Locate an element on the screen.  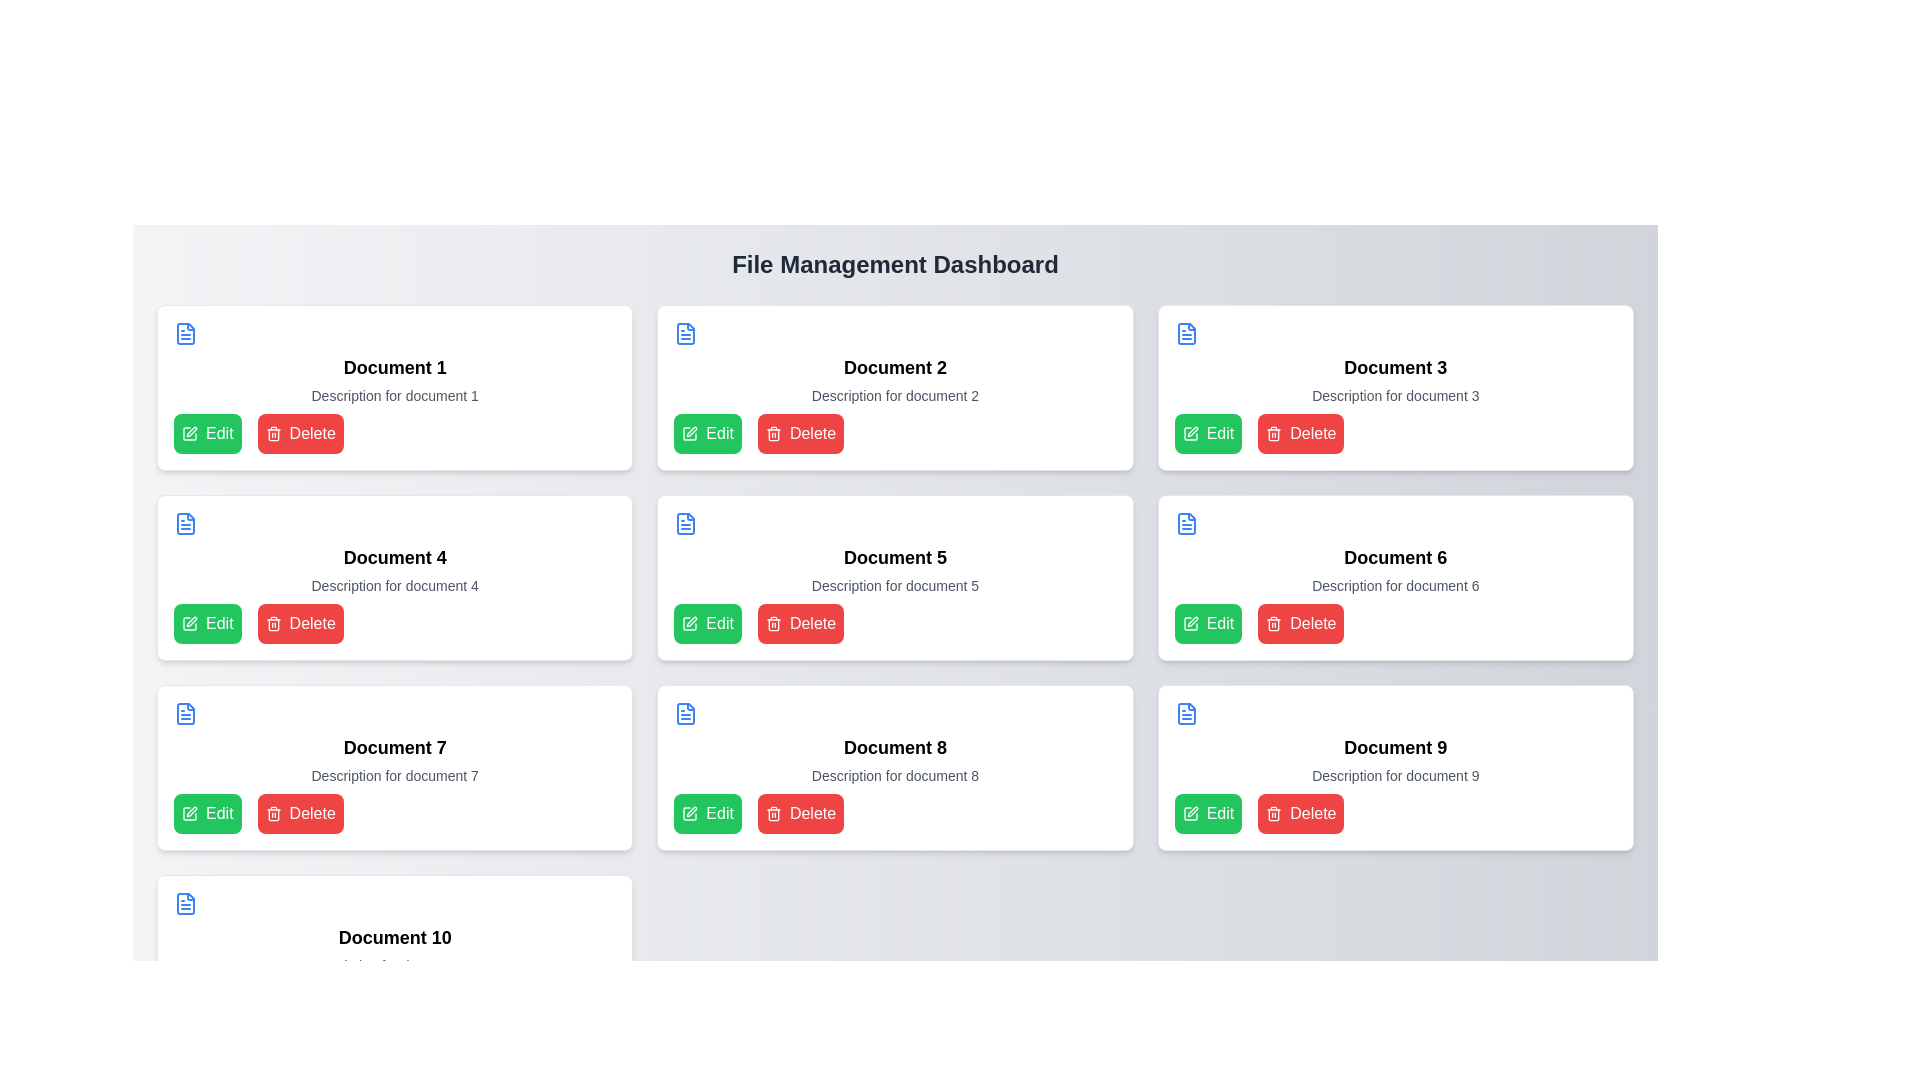
the text label providing supplementary information about 'Document 8', located within the card beneath the main title, flanked by 'Edit' and 'Delete' buttons is located at coordinates (894, 774).